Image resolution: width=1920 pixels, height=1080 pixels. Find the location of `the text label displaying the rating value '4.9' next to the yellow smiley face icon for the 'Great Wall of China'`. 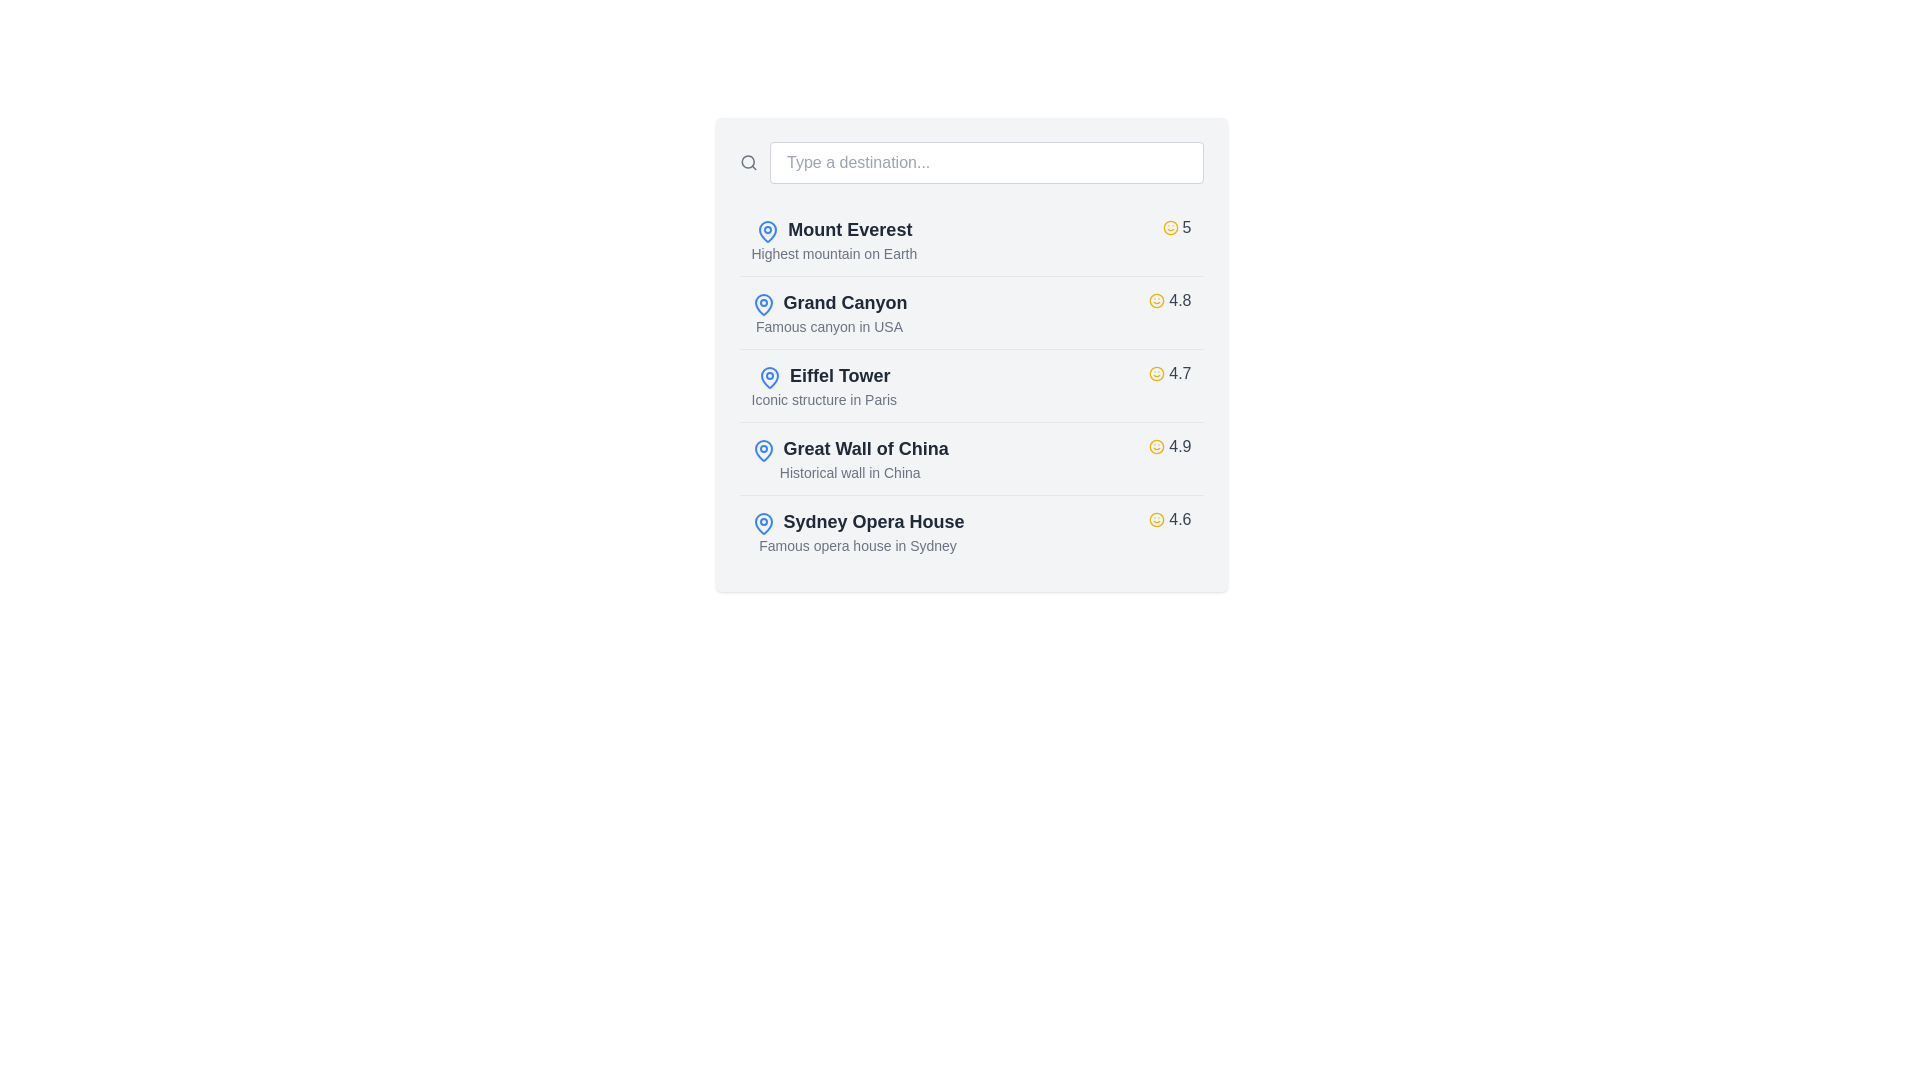

the text label displaying the rating value '4.9' next to the yellow smiley face icon for the 'Great Wall of China' is located at coordinates (1180, 446).